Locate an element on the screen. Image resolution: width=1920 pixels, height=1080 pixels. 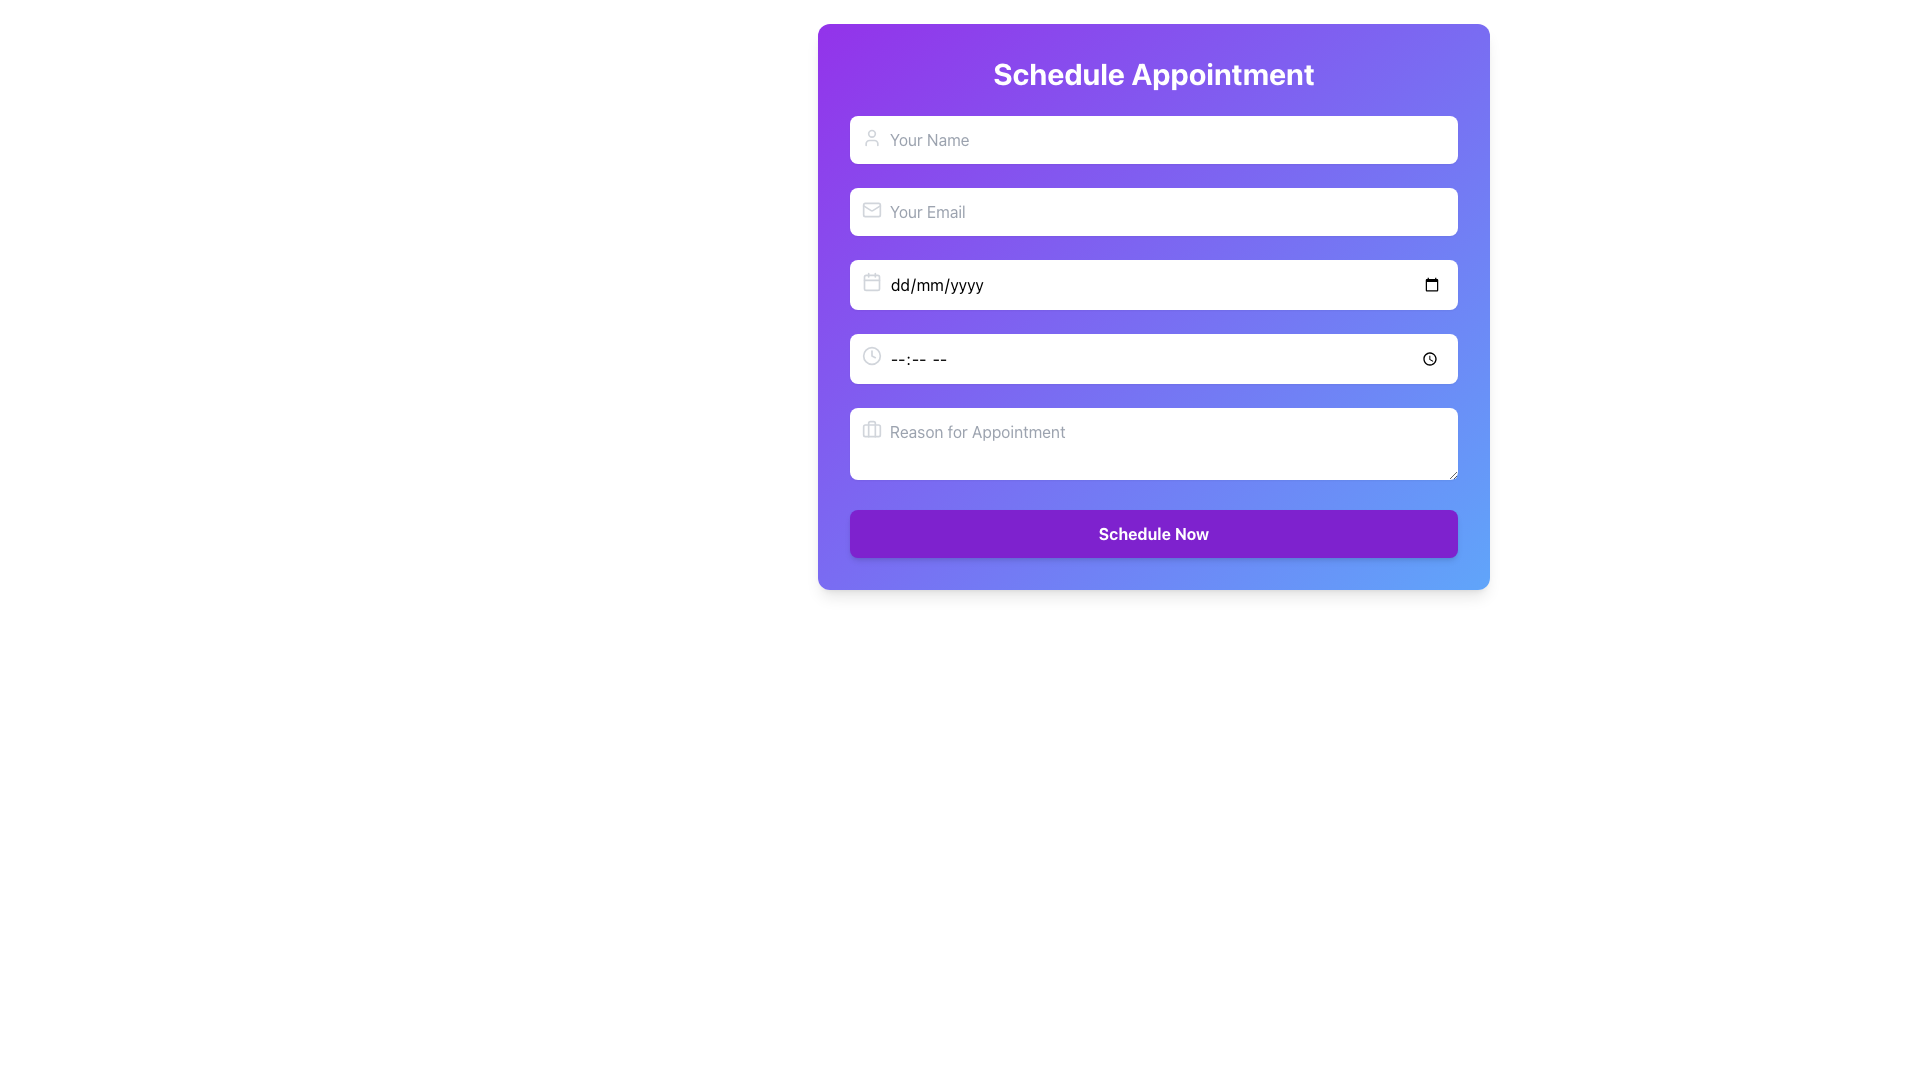
the 'Schedule Appointment' textual heading which is styled in large bold white font, centered in a form card with a purple-to-blue gradient background is located at coordinates (1153, 72).